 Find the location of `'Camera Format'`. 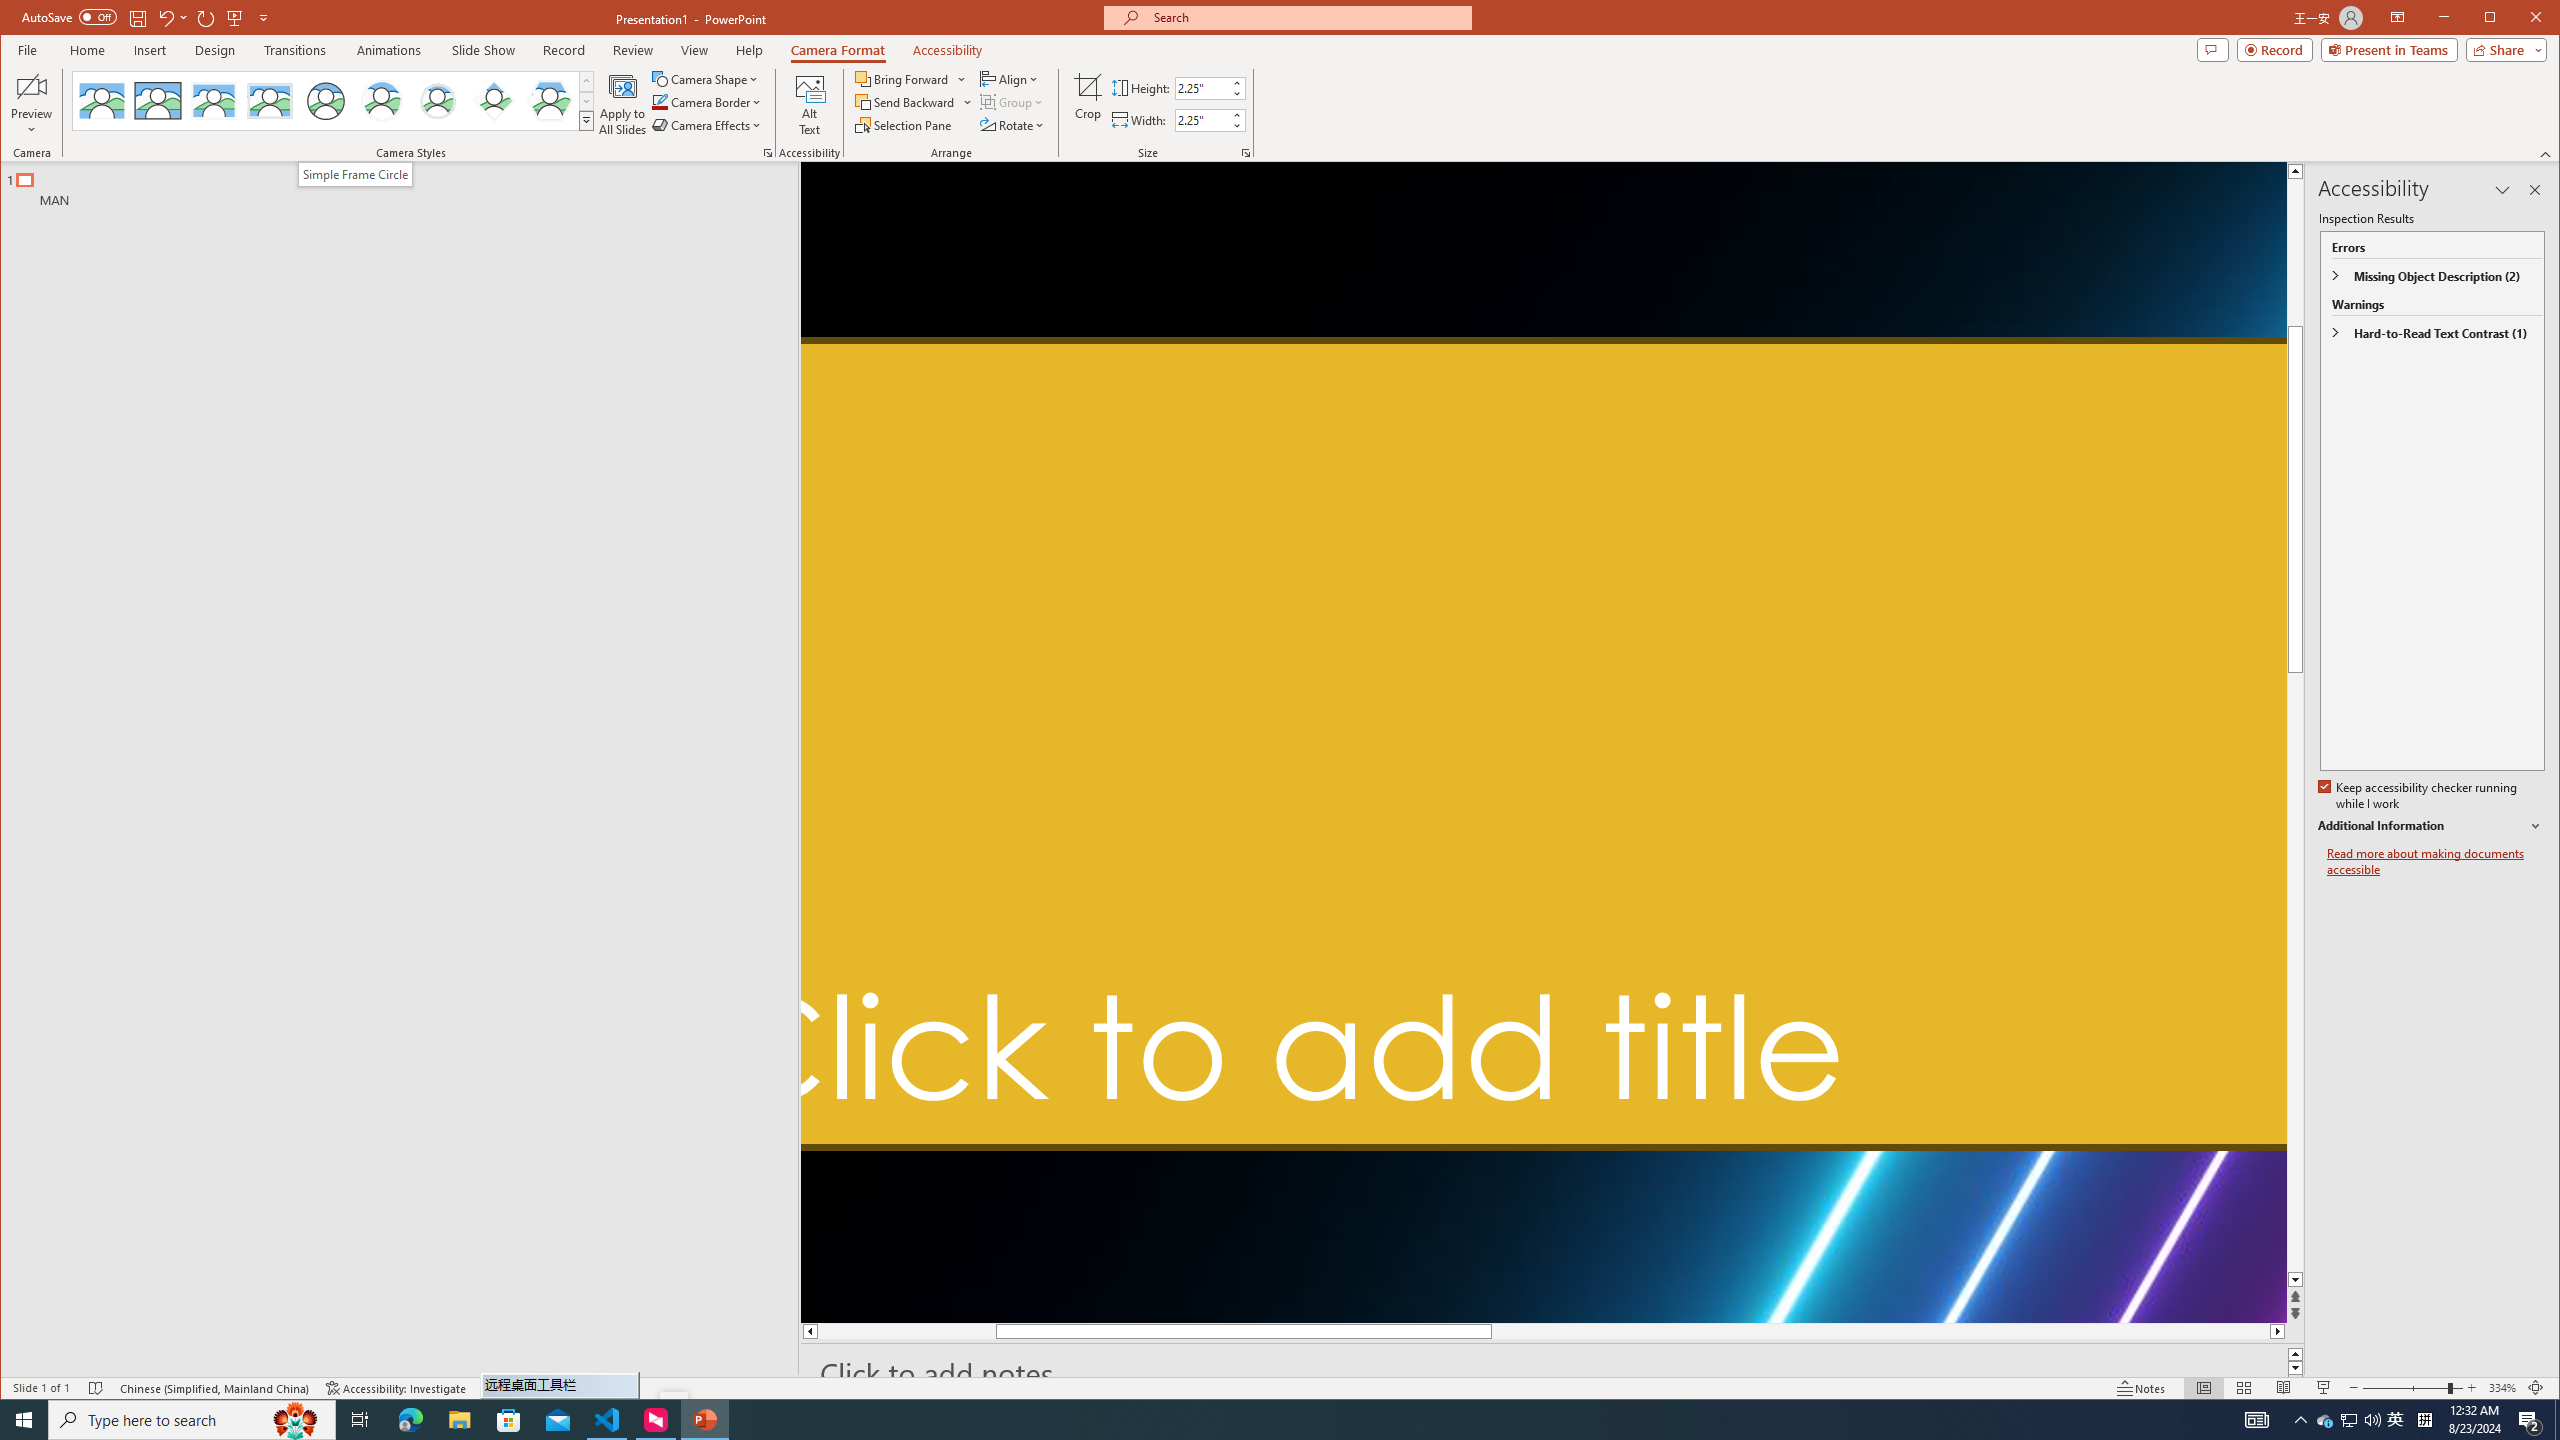

'Camera Format' is located at coordinates (837, 49).